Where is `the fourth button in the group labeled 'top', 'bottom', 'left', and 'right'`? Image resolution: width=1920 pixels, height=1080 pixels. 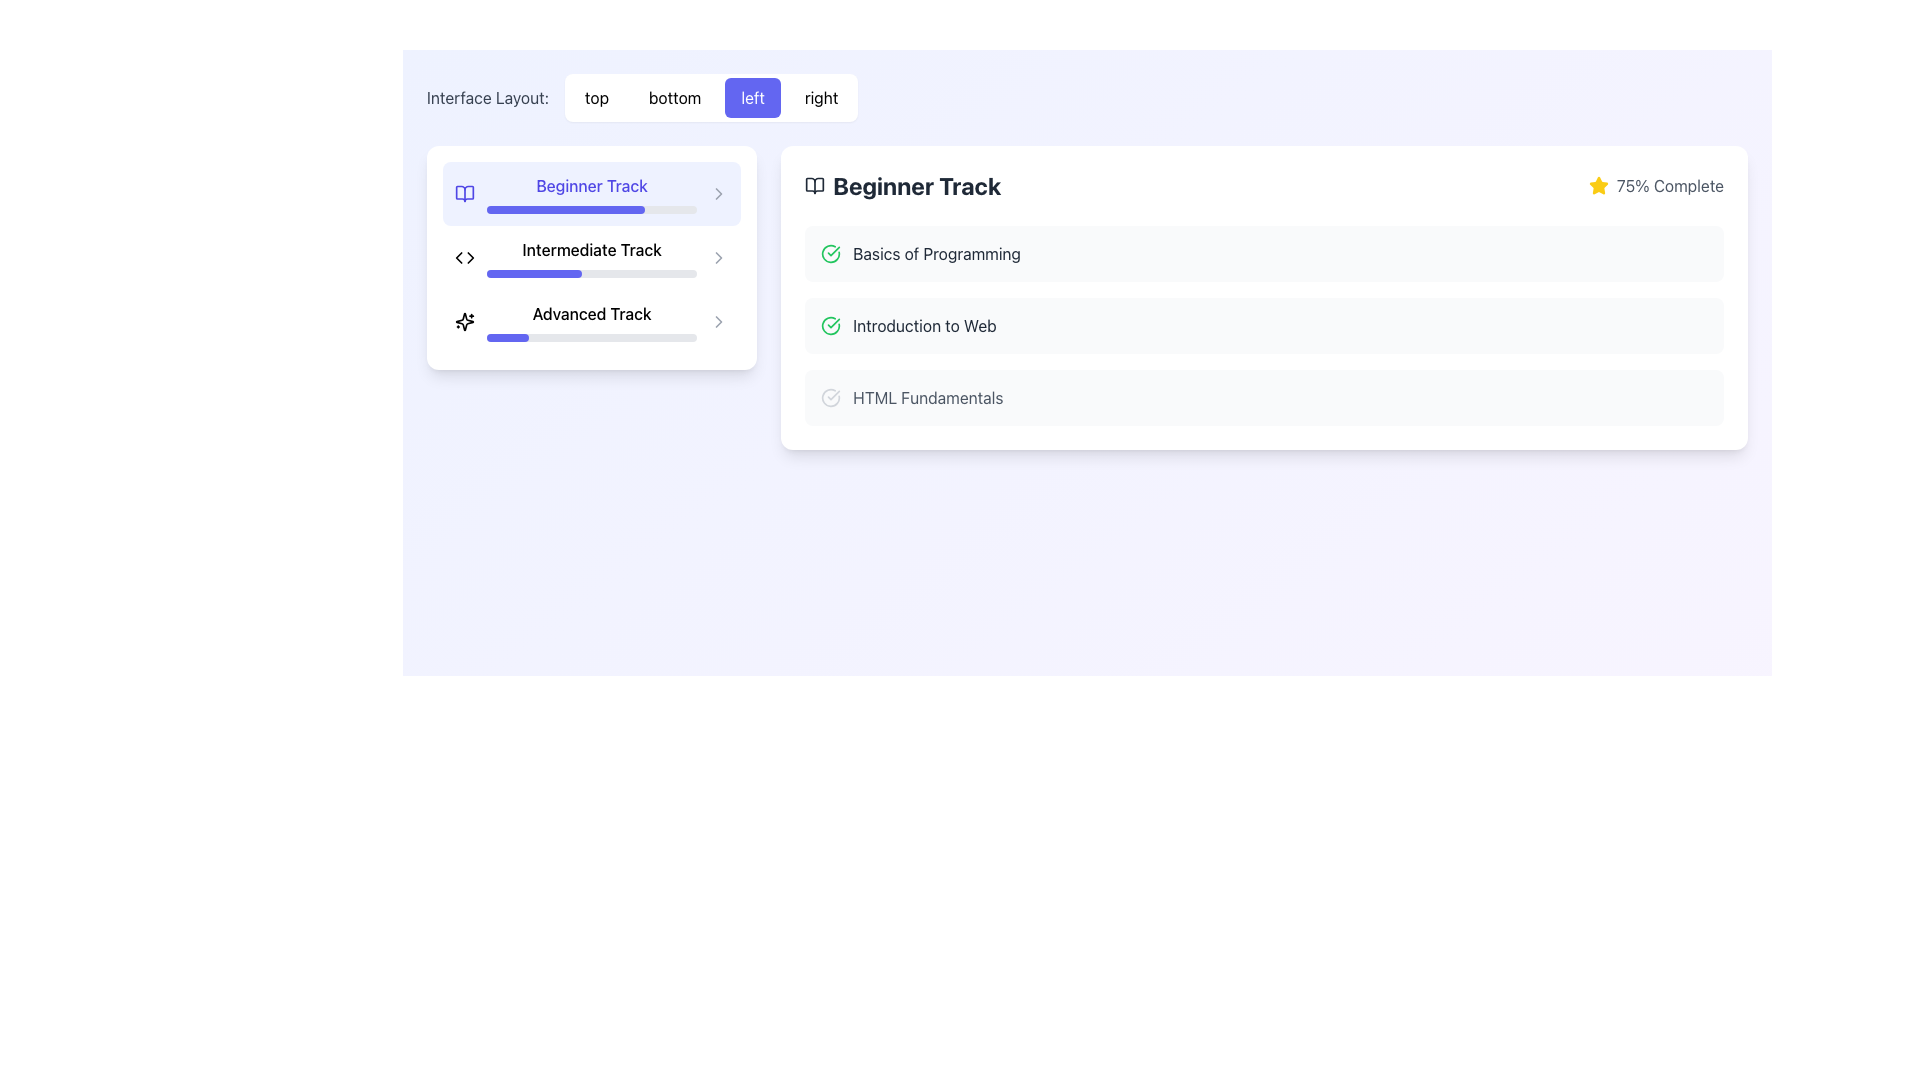
the fourth button in the group labeled 'top', 'bottom', 'left', and 'right' is located at coordinates (821, 97).